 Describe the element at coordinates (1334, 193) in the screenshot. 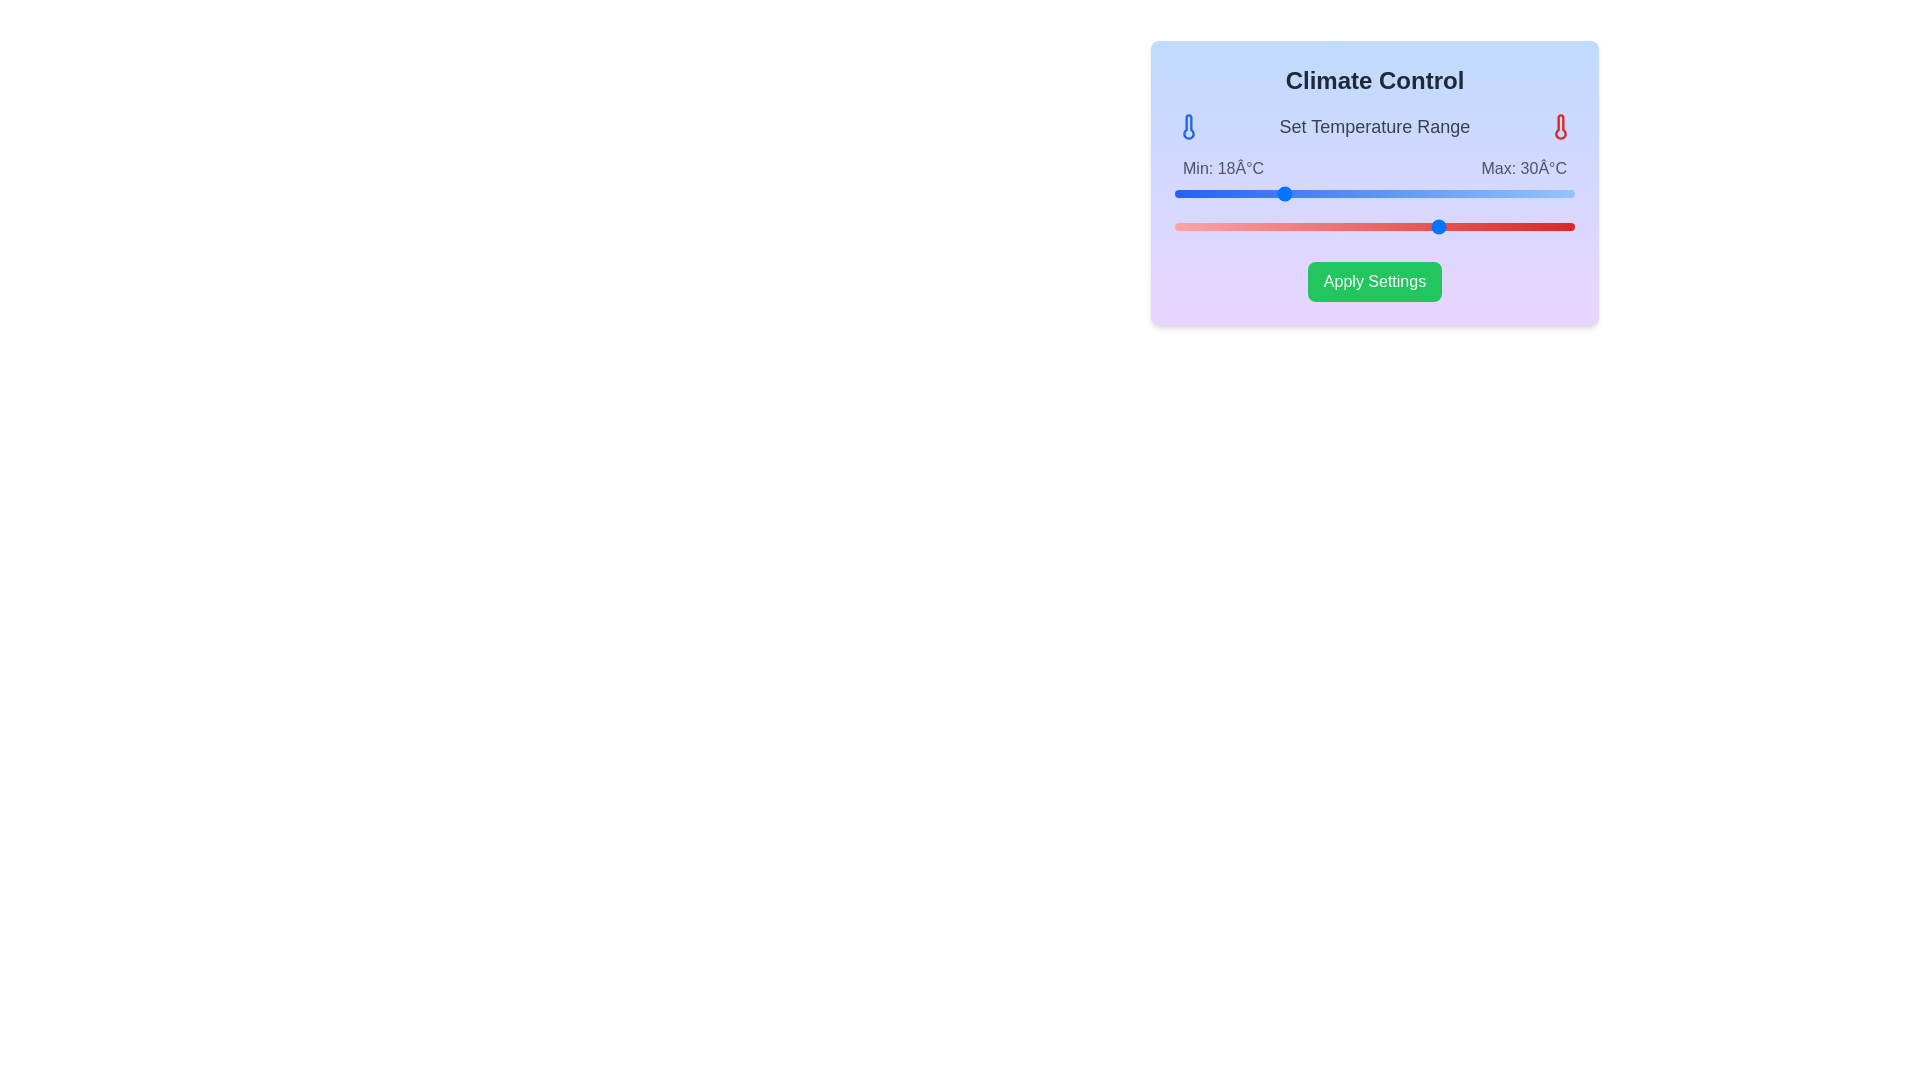

I see `the left slider to set the minimum temperature to 22°C` at that location.